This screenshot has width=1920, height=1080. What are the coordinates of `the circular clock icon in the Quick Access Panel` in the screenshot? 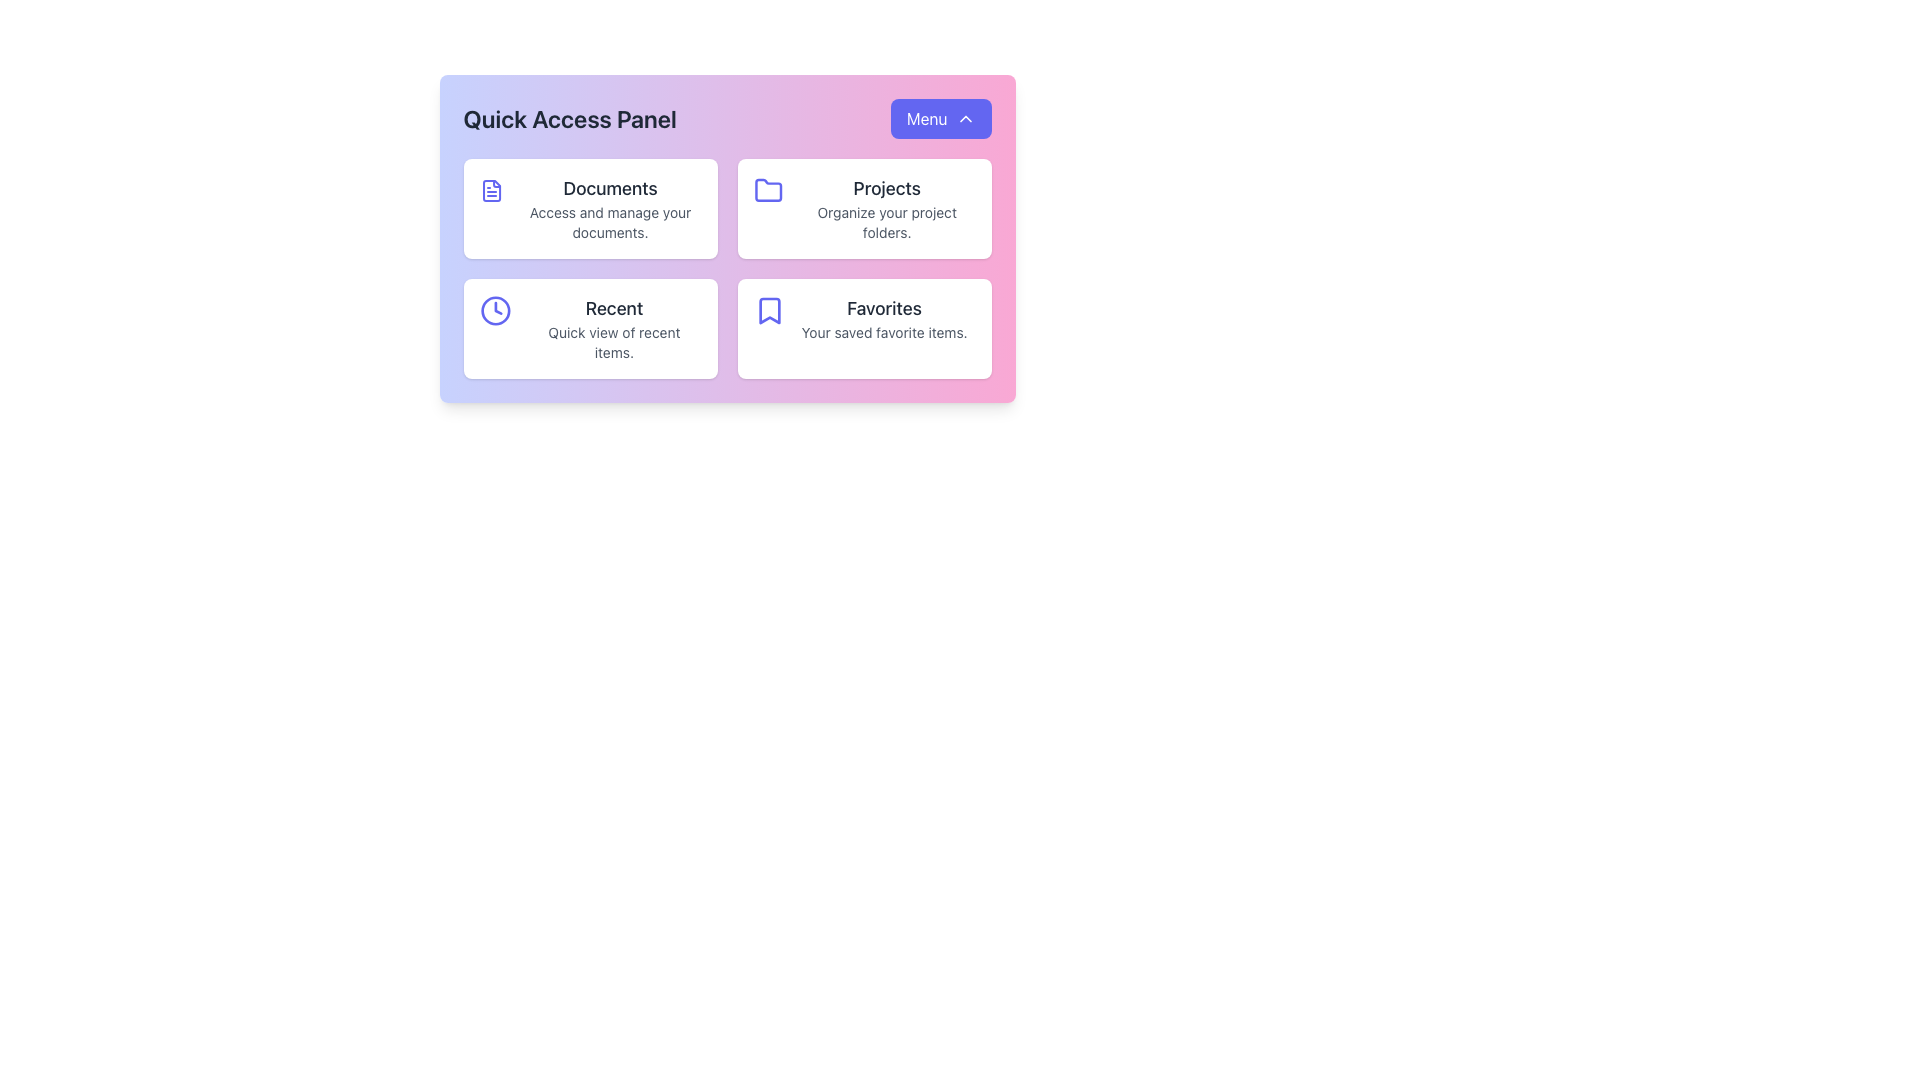 It's located at (495, 311).